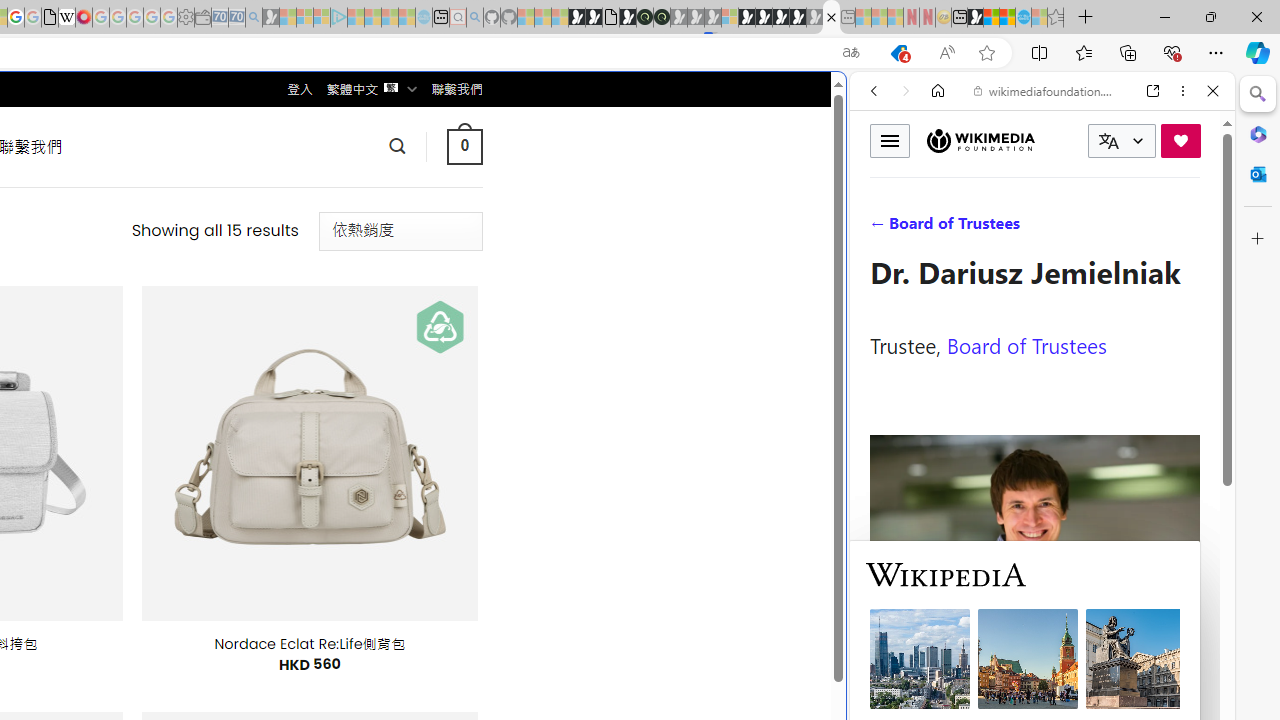  Describe the element at coordinates (897, 52) in the screenshot. I see `'This site has coupons! Shopping in Microsoft Edge, 4'` at that location.